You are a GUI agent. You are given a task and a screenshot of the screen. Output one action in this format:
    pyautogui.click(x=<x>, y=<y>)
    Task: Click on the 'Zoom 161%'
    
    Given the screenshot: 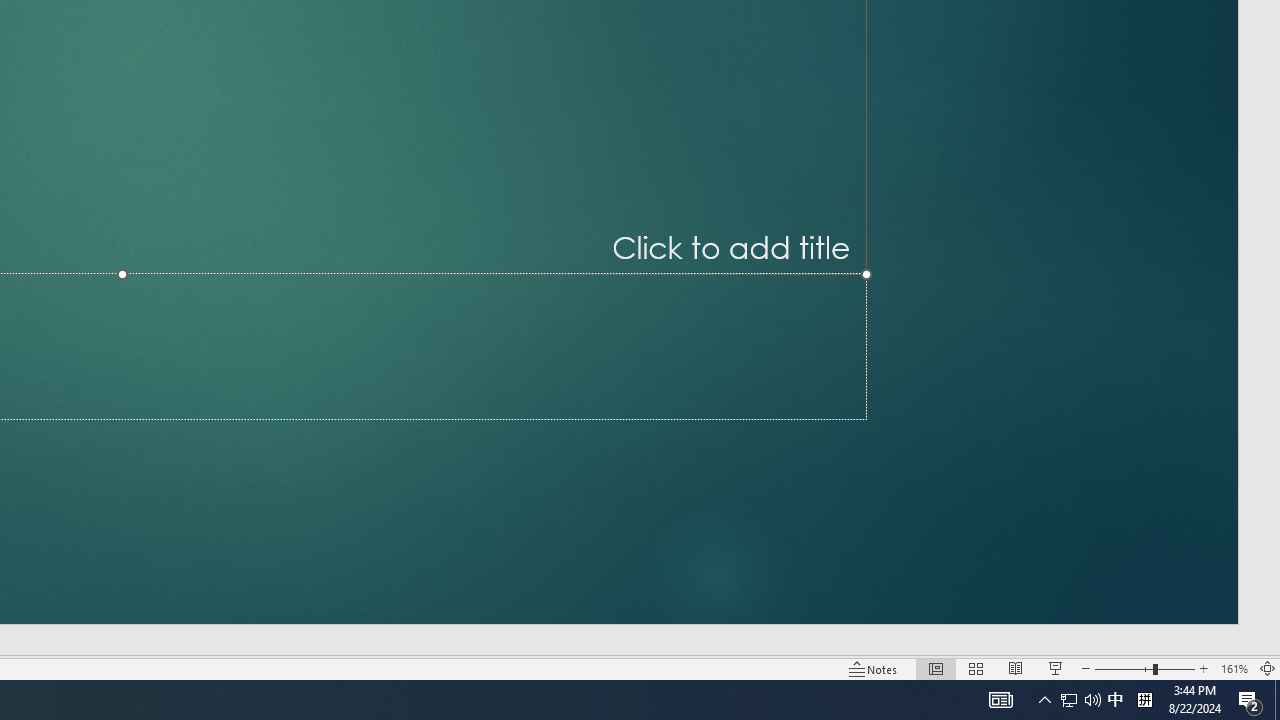 What is the action you would take?
    pyautogui.click(x=1233, y=669)
    